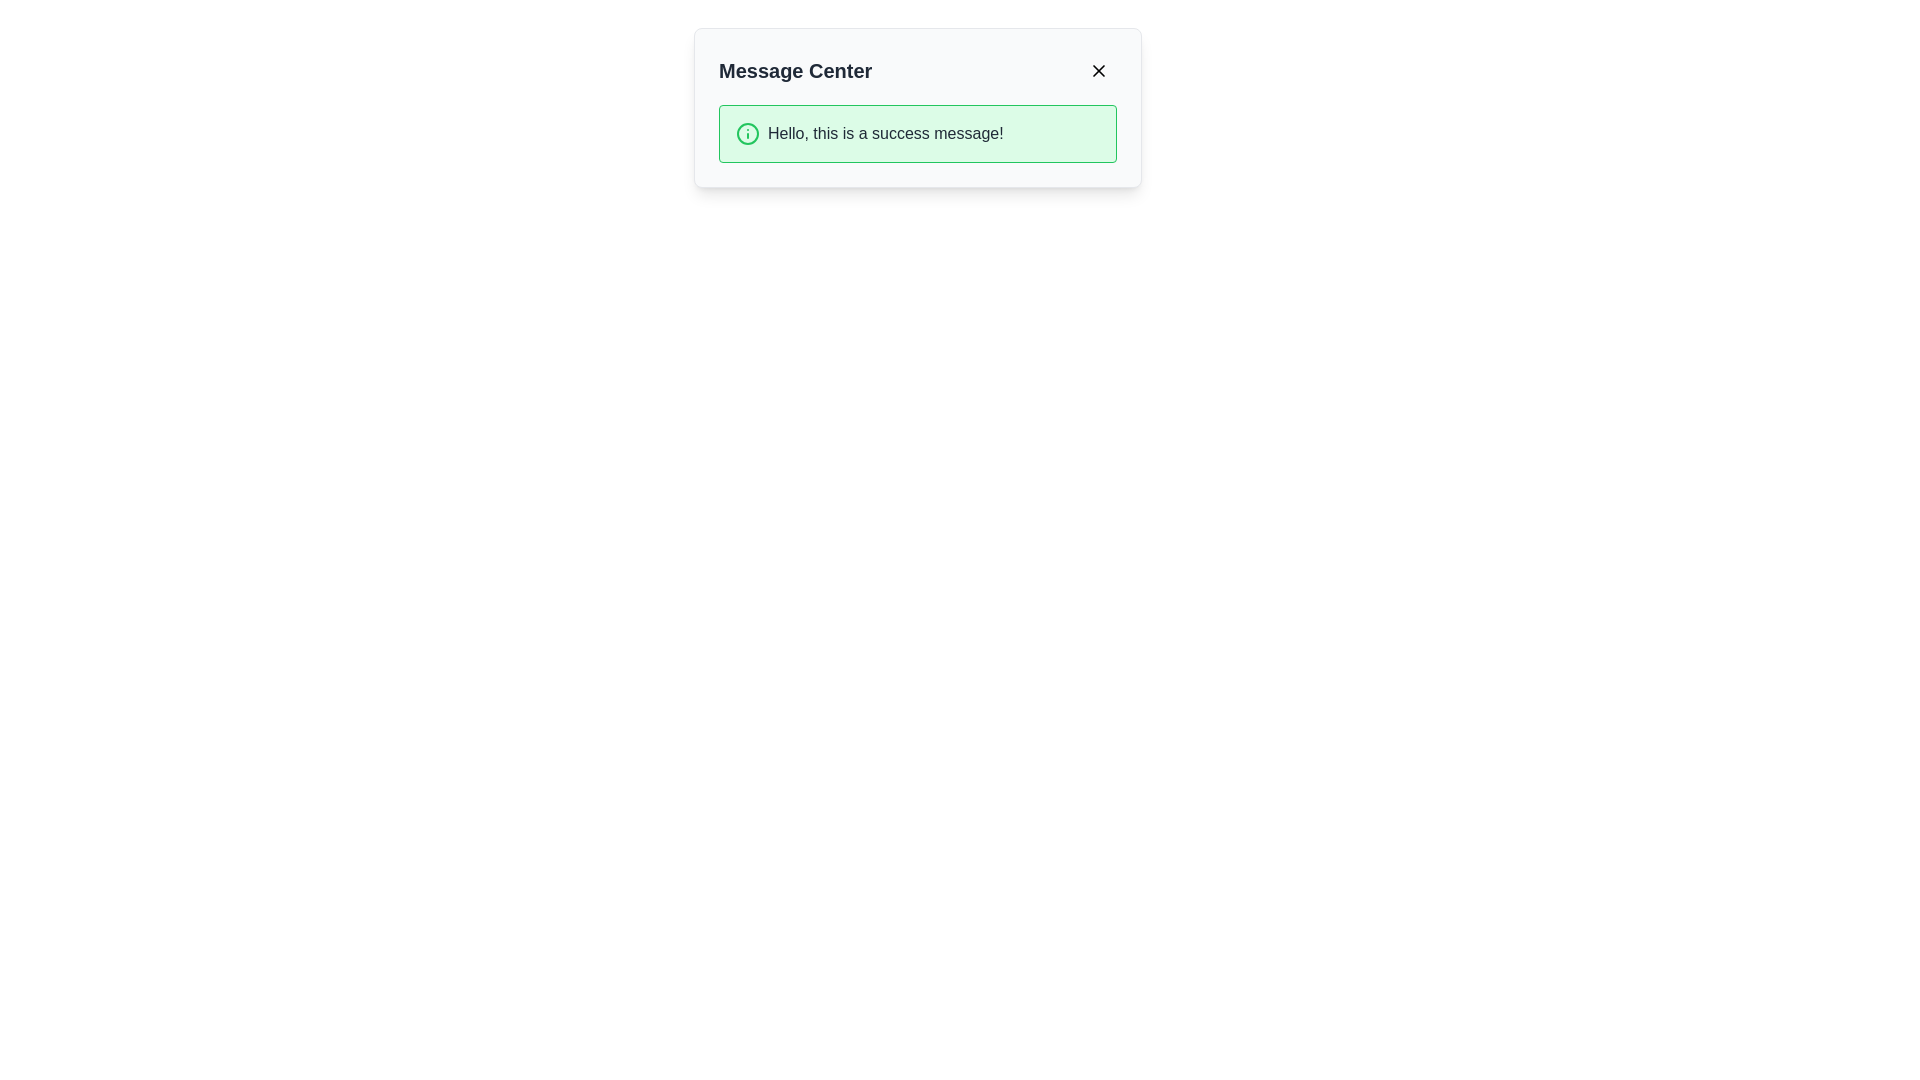 Image resolution: width=1920 pixels, height=1080 pixels. Describe the element at coordinates (1098, 69) in the screenshot. I see `the circular button with an 'X' icon located at the top-right of the 'Message Center' header` at that location.